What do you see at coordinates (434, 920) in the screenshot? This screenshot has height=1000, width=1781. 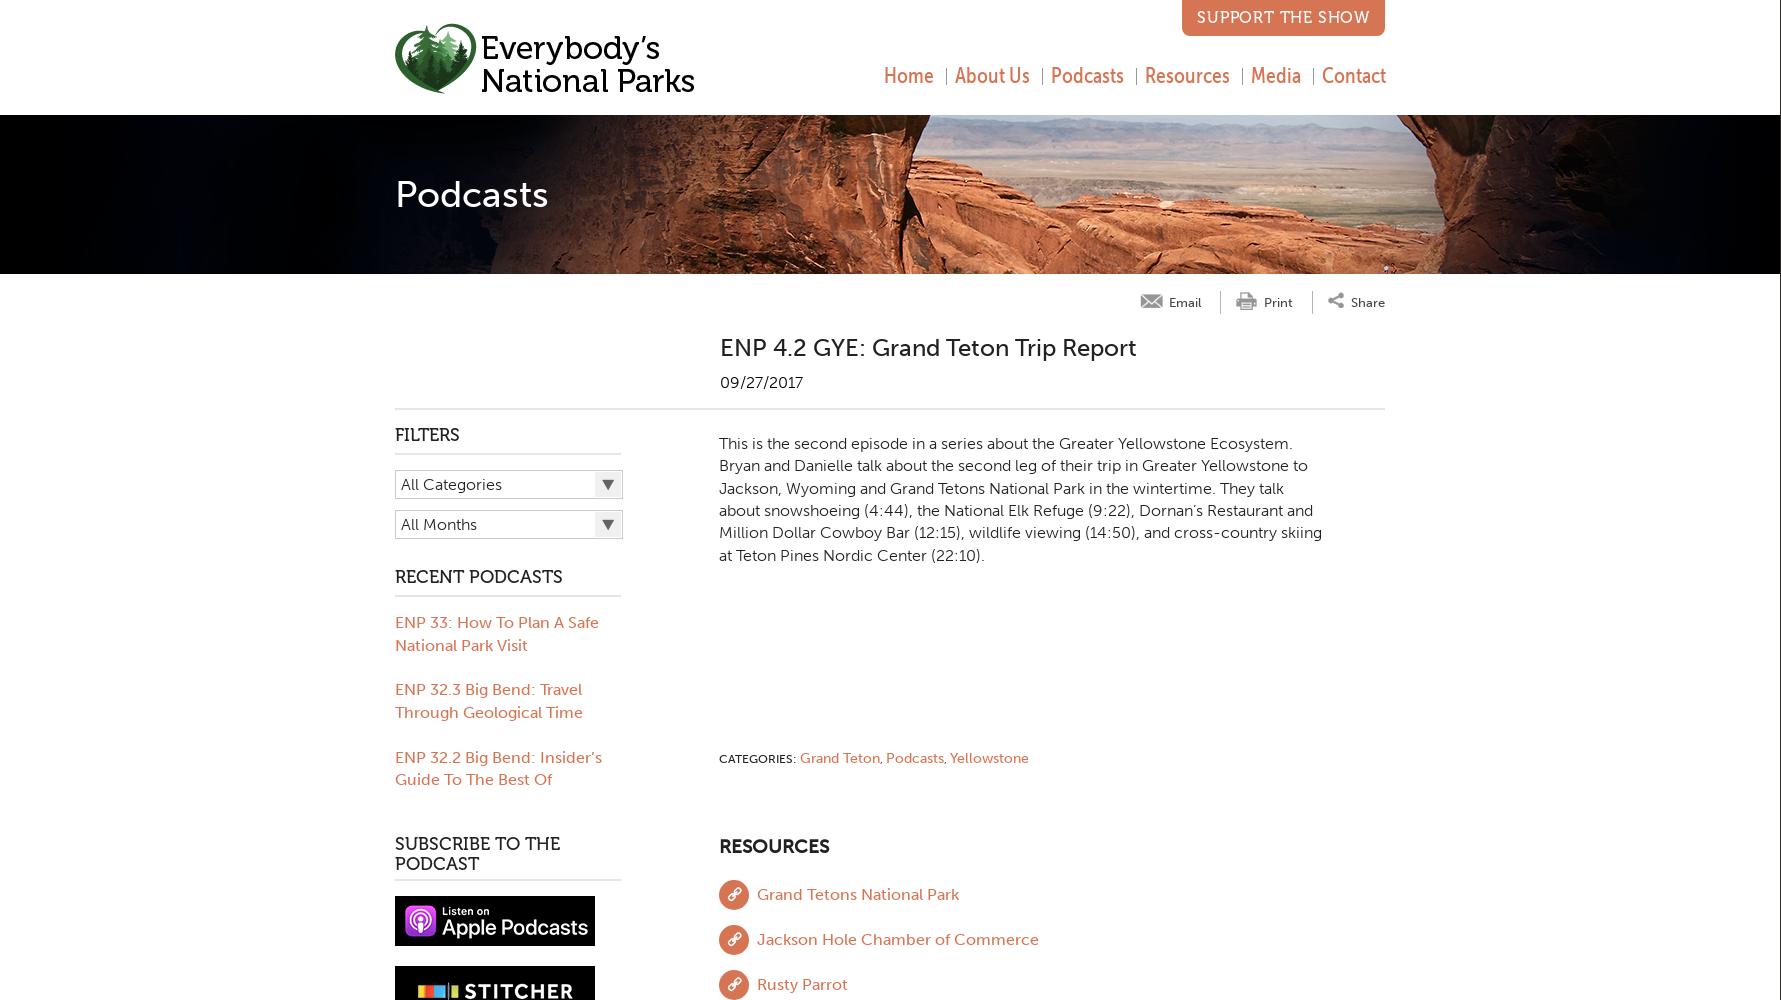 I see `'Rock Creek'` at bounding box center [434, 920].